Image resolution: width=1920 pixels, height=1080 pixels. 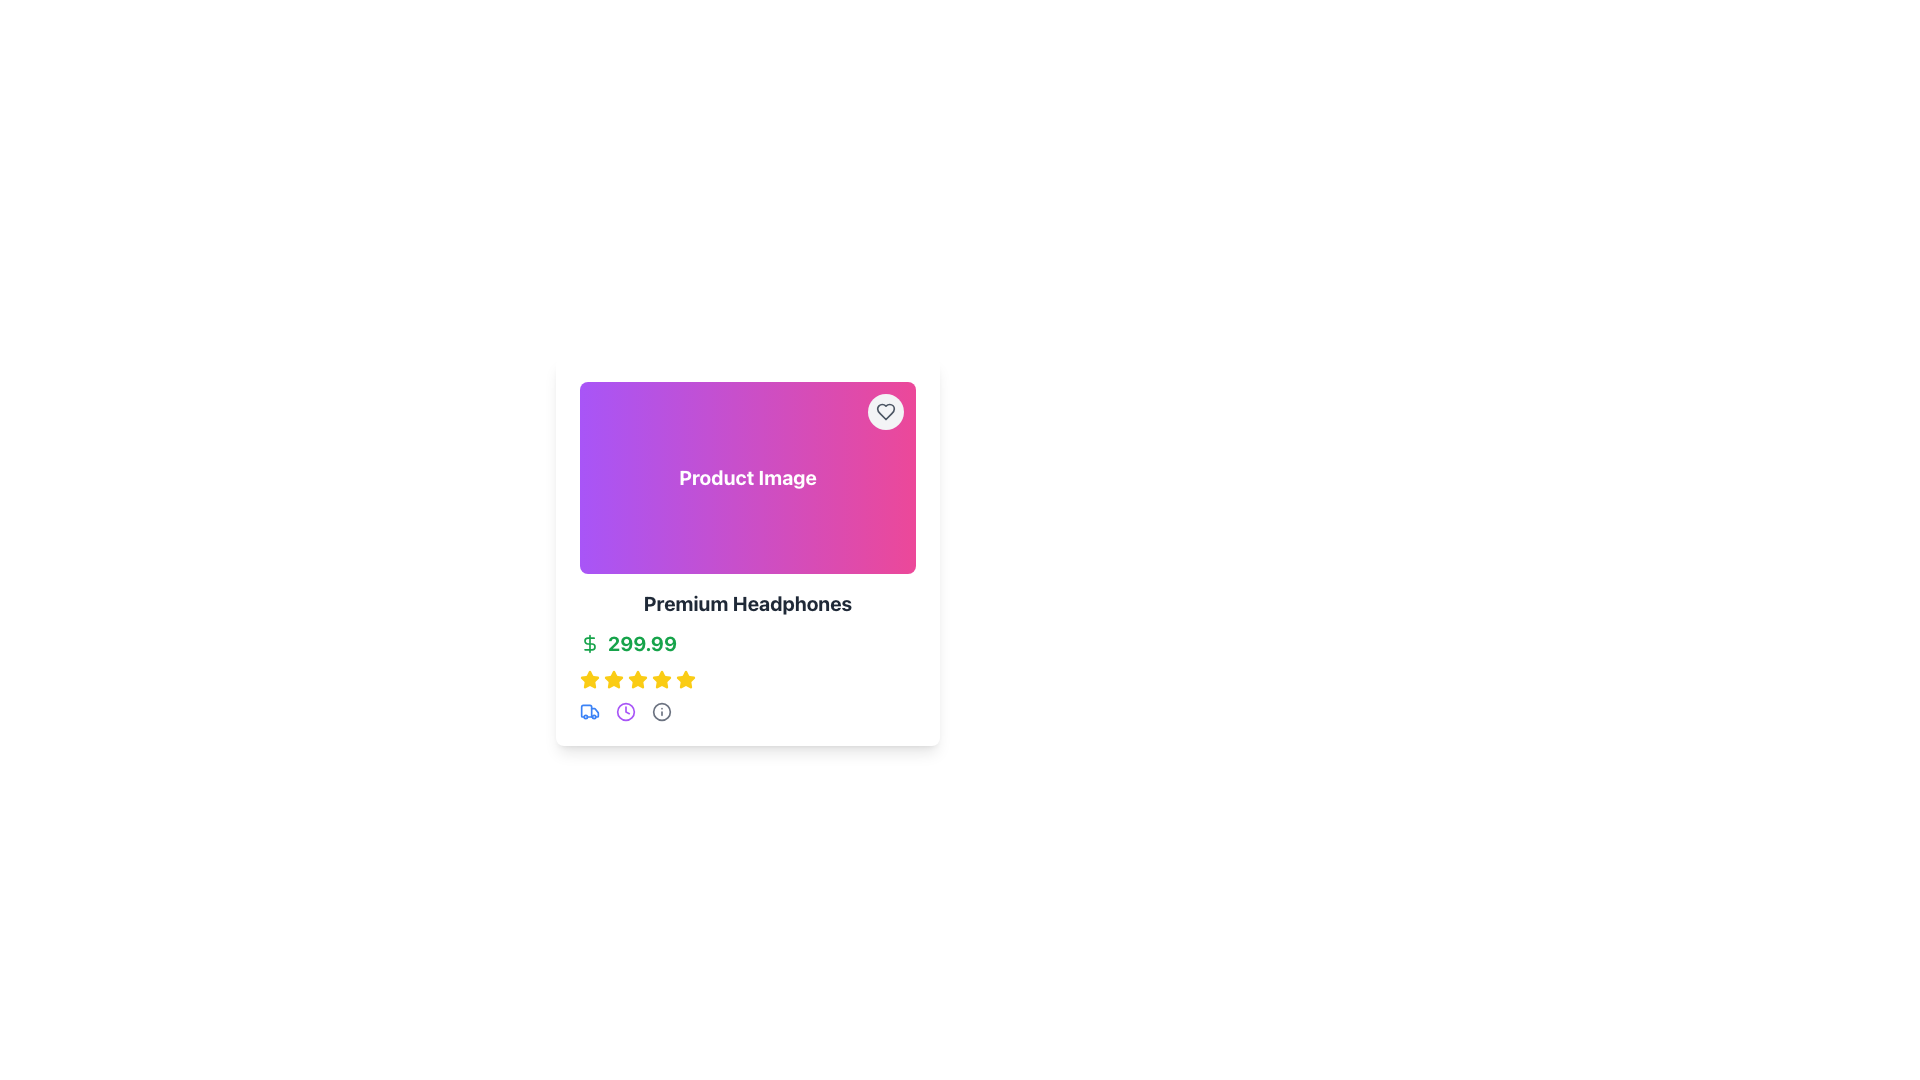 I want to click on displayed text from the 'Product Image' text label, which is prominently bold and white against a gradient background of purple to pink, centrally positioned in the upper section of a card-like UI component, so click(x=747, y=478).